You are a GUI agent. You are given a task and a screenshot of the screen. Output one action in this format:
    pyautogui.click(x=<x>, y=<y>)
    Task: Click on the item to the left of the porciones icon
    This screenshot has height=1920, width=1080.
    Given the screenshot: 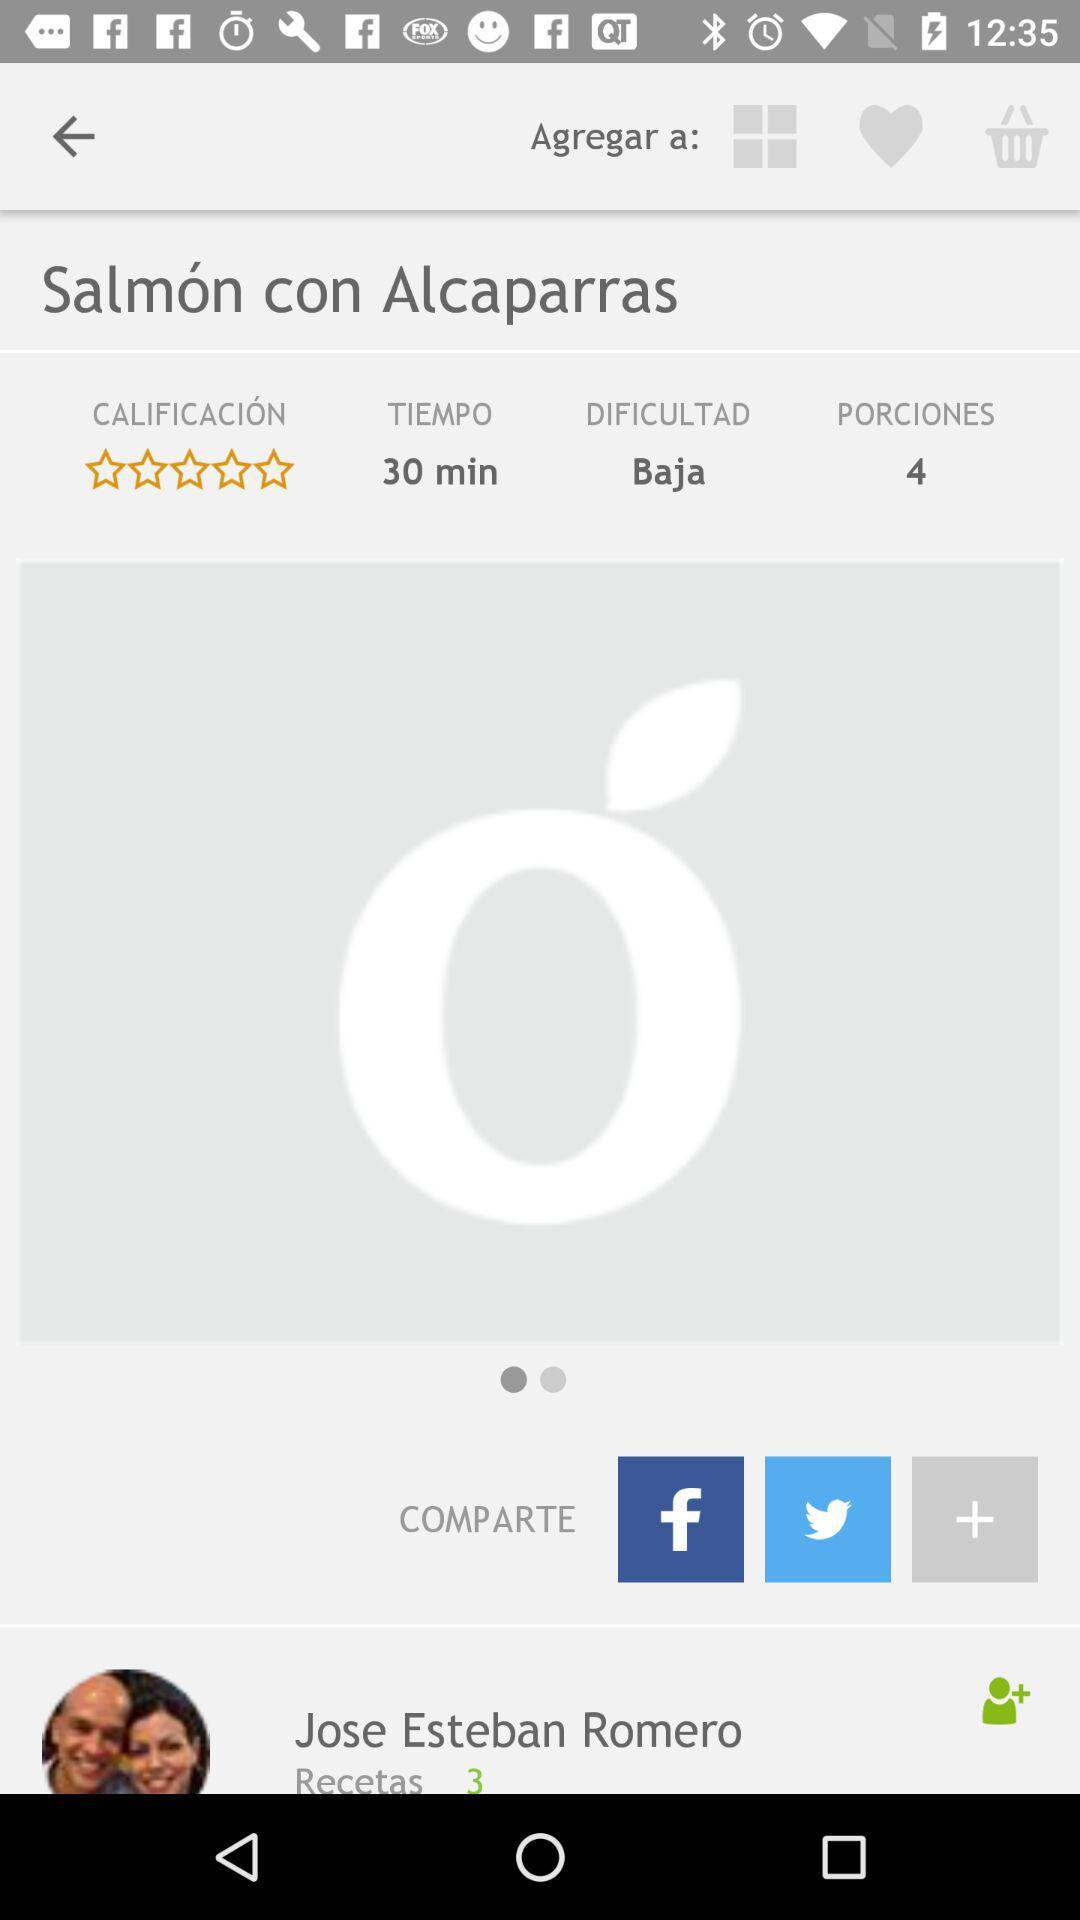 What is the action you would take?
    pyautogui.click(x=668, y=420)
    